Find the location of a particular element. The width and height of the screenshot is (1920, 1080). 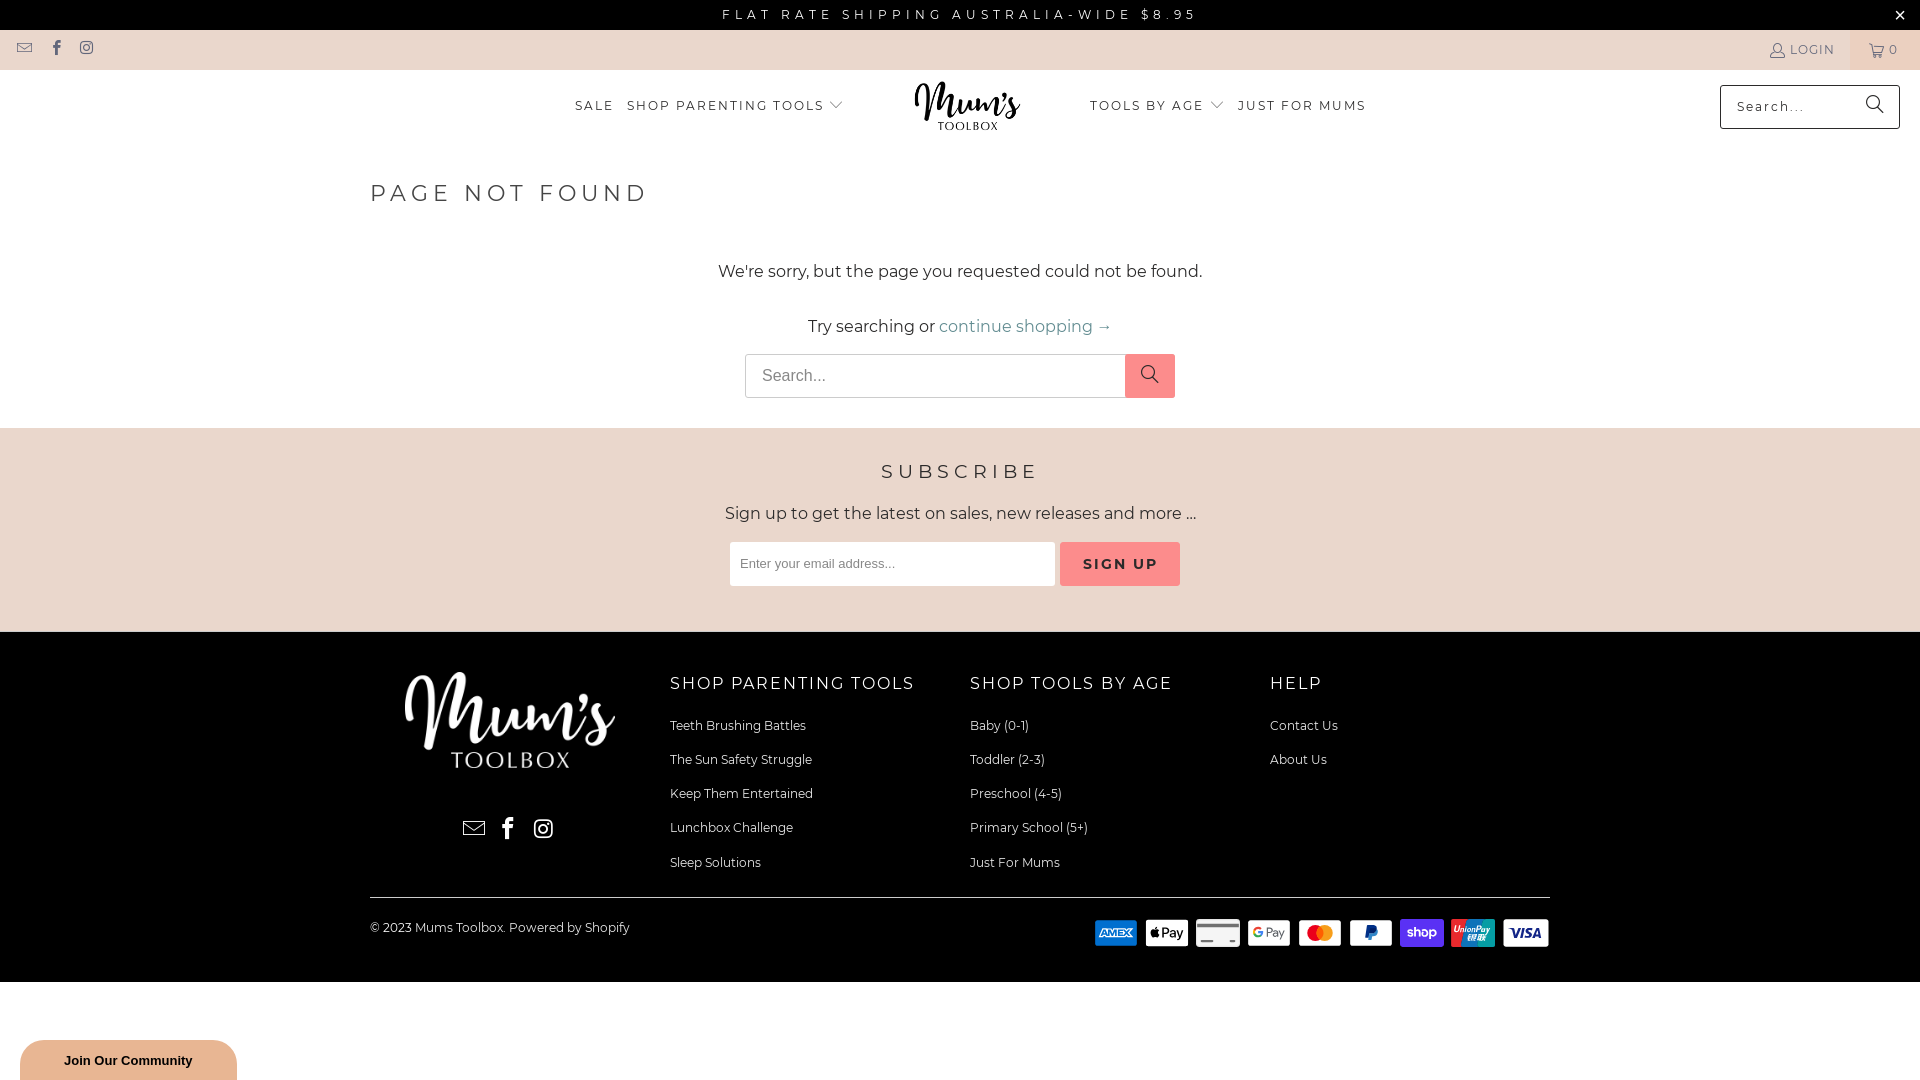

'Contact Us' is located at coordinates (1304, 725).